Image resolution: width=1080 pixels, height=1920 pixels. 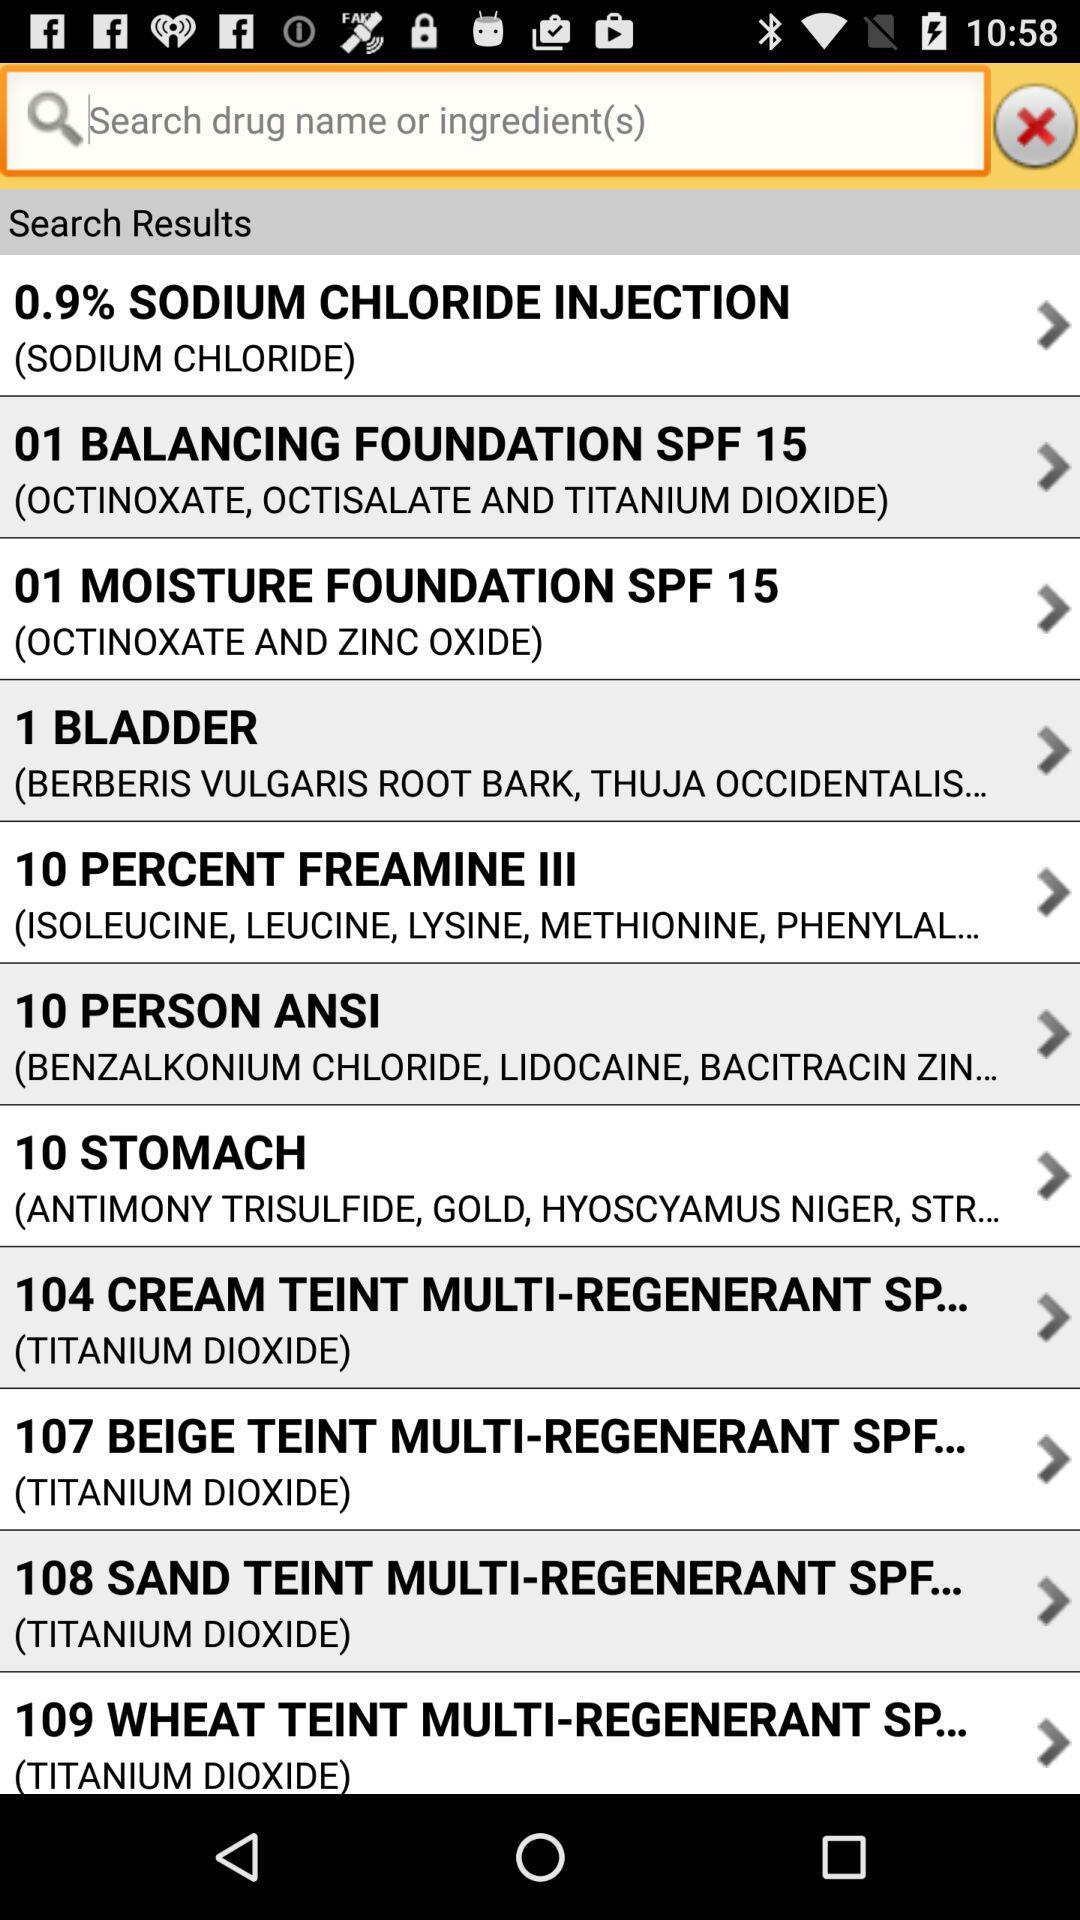 What do you see at coordinates (1035, 124) in the screenshot?
I see `the icon above search results` at bounding box center [1035, 124].